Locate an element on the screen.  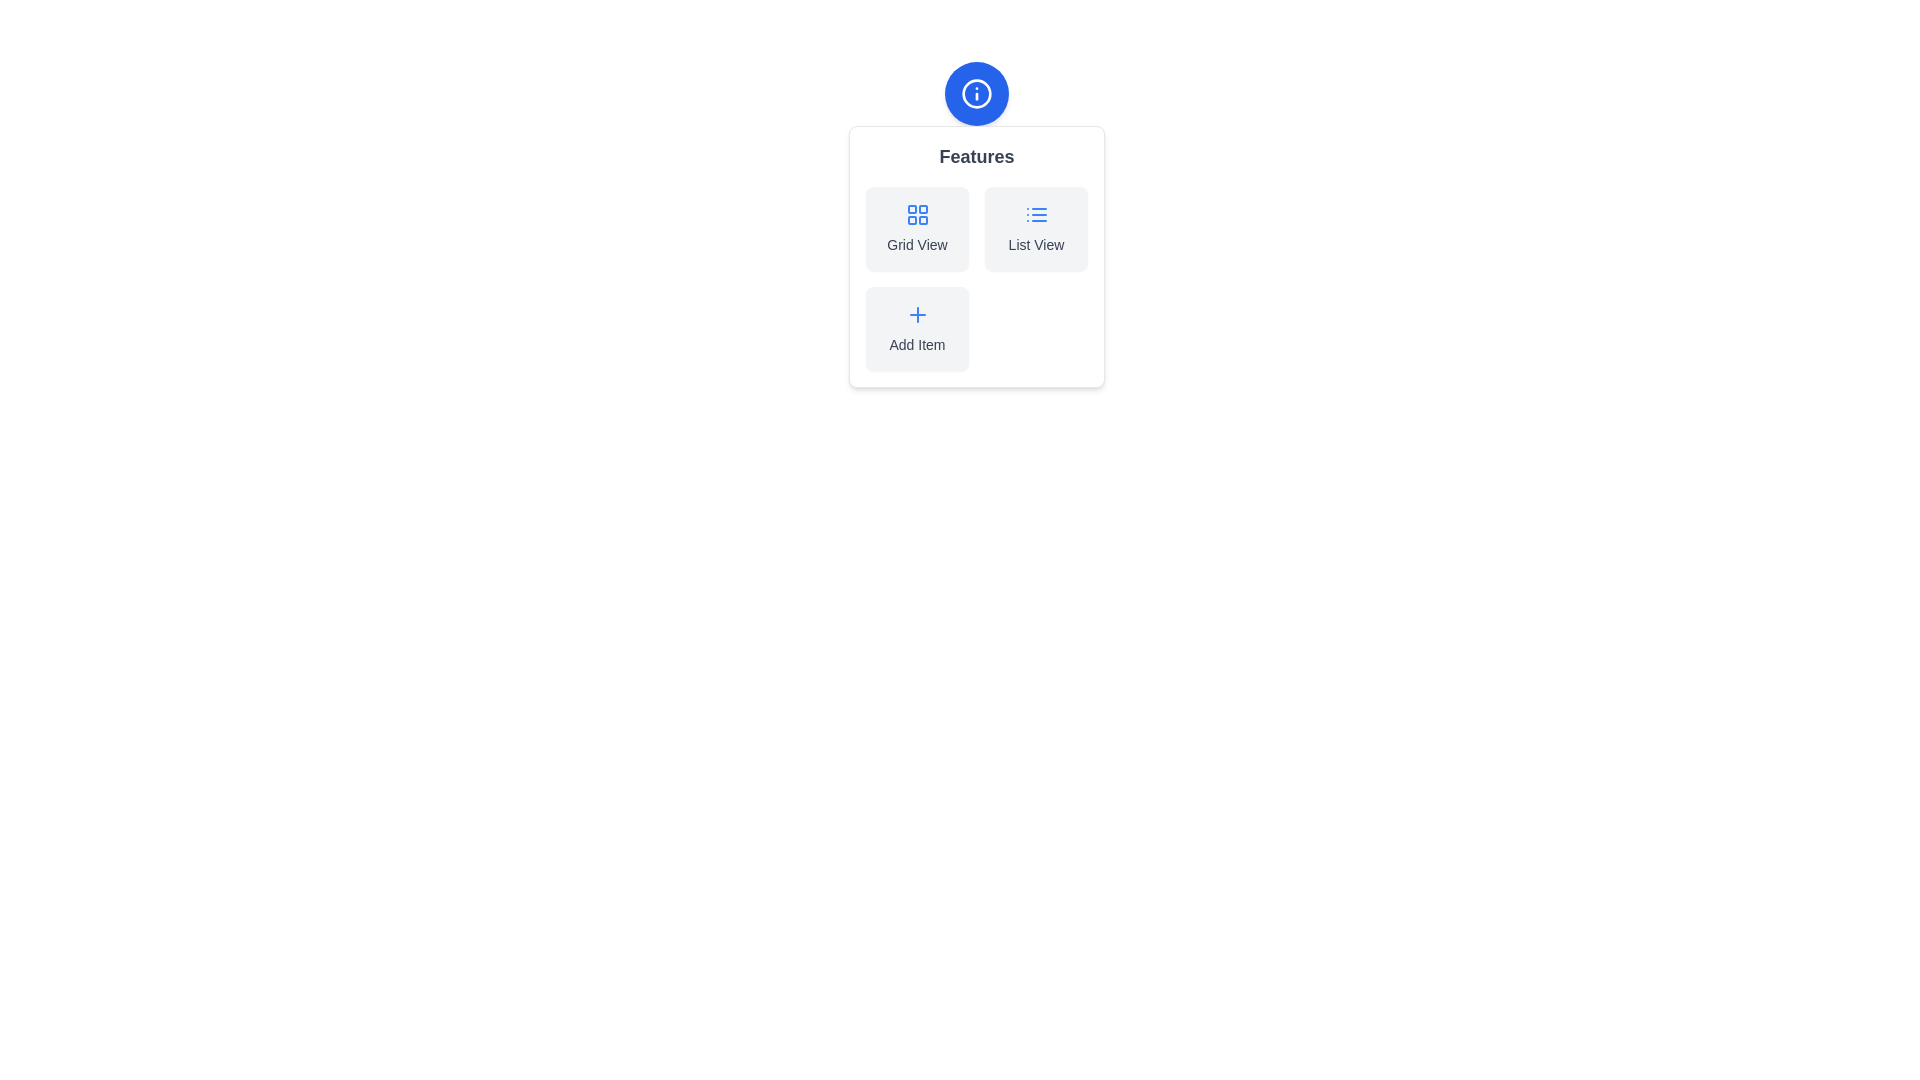
the 'Add Item' button, which is a rectangular button with rounded corners, a light gray background, and a blue plus sign icon at the top, located in the bottom-left of the grid layout is located at coordinates (916, 327).